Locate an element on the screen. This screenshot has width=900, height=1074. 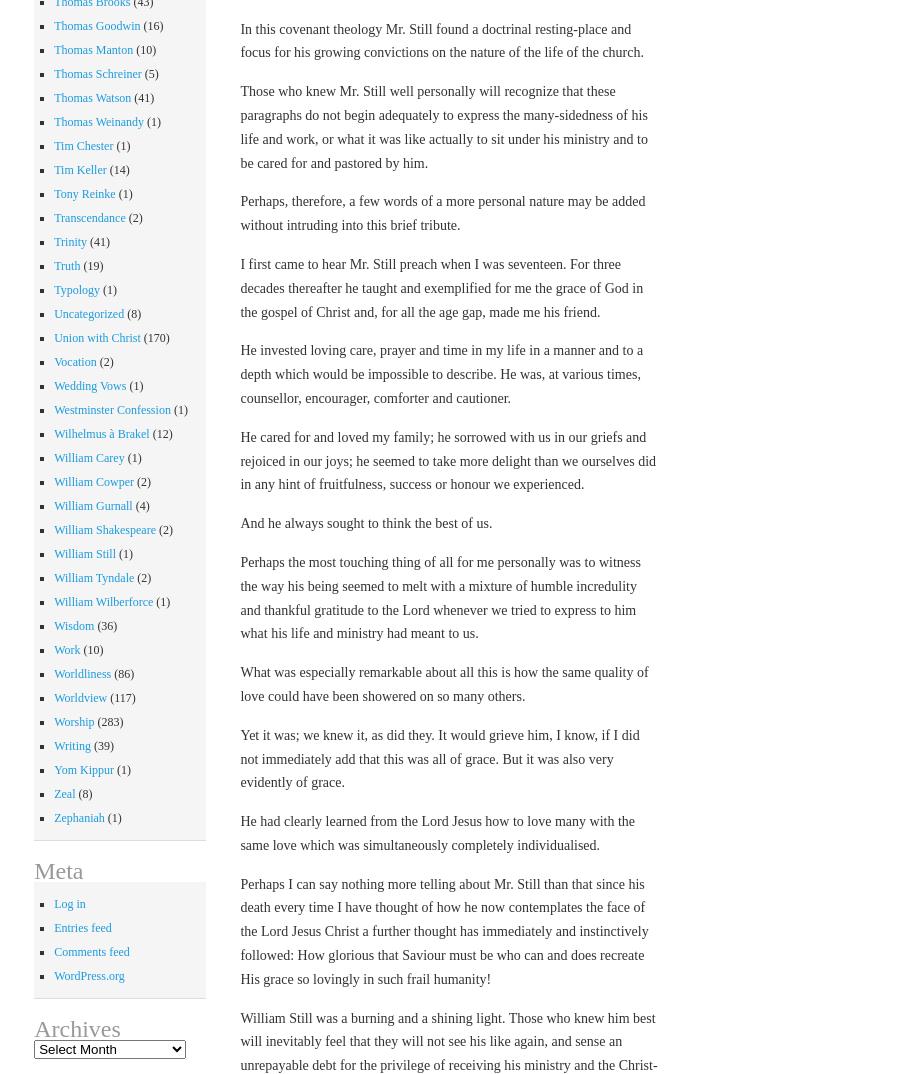
'Zephaniah' is located at coordinates (78, 816).